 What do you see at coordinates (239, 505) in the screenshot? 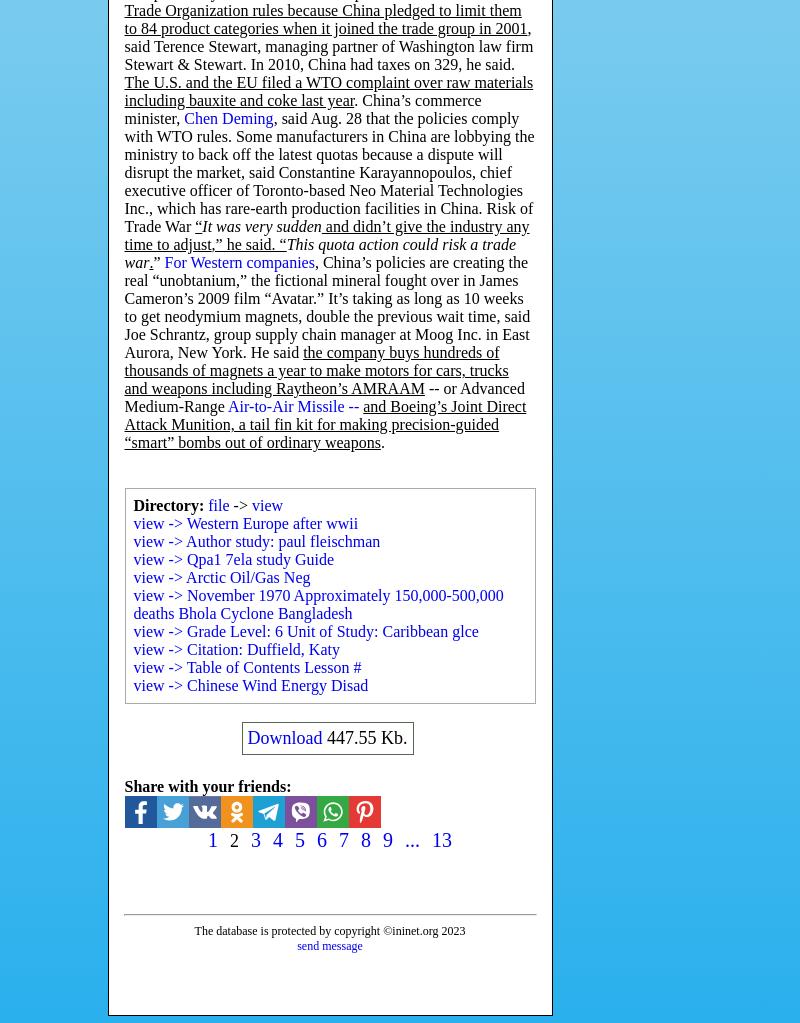
I see `'->'` at bounding box center [239, 505].